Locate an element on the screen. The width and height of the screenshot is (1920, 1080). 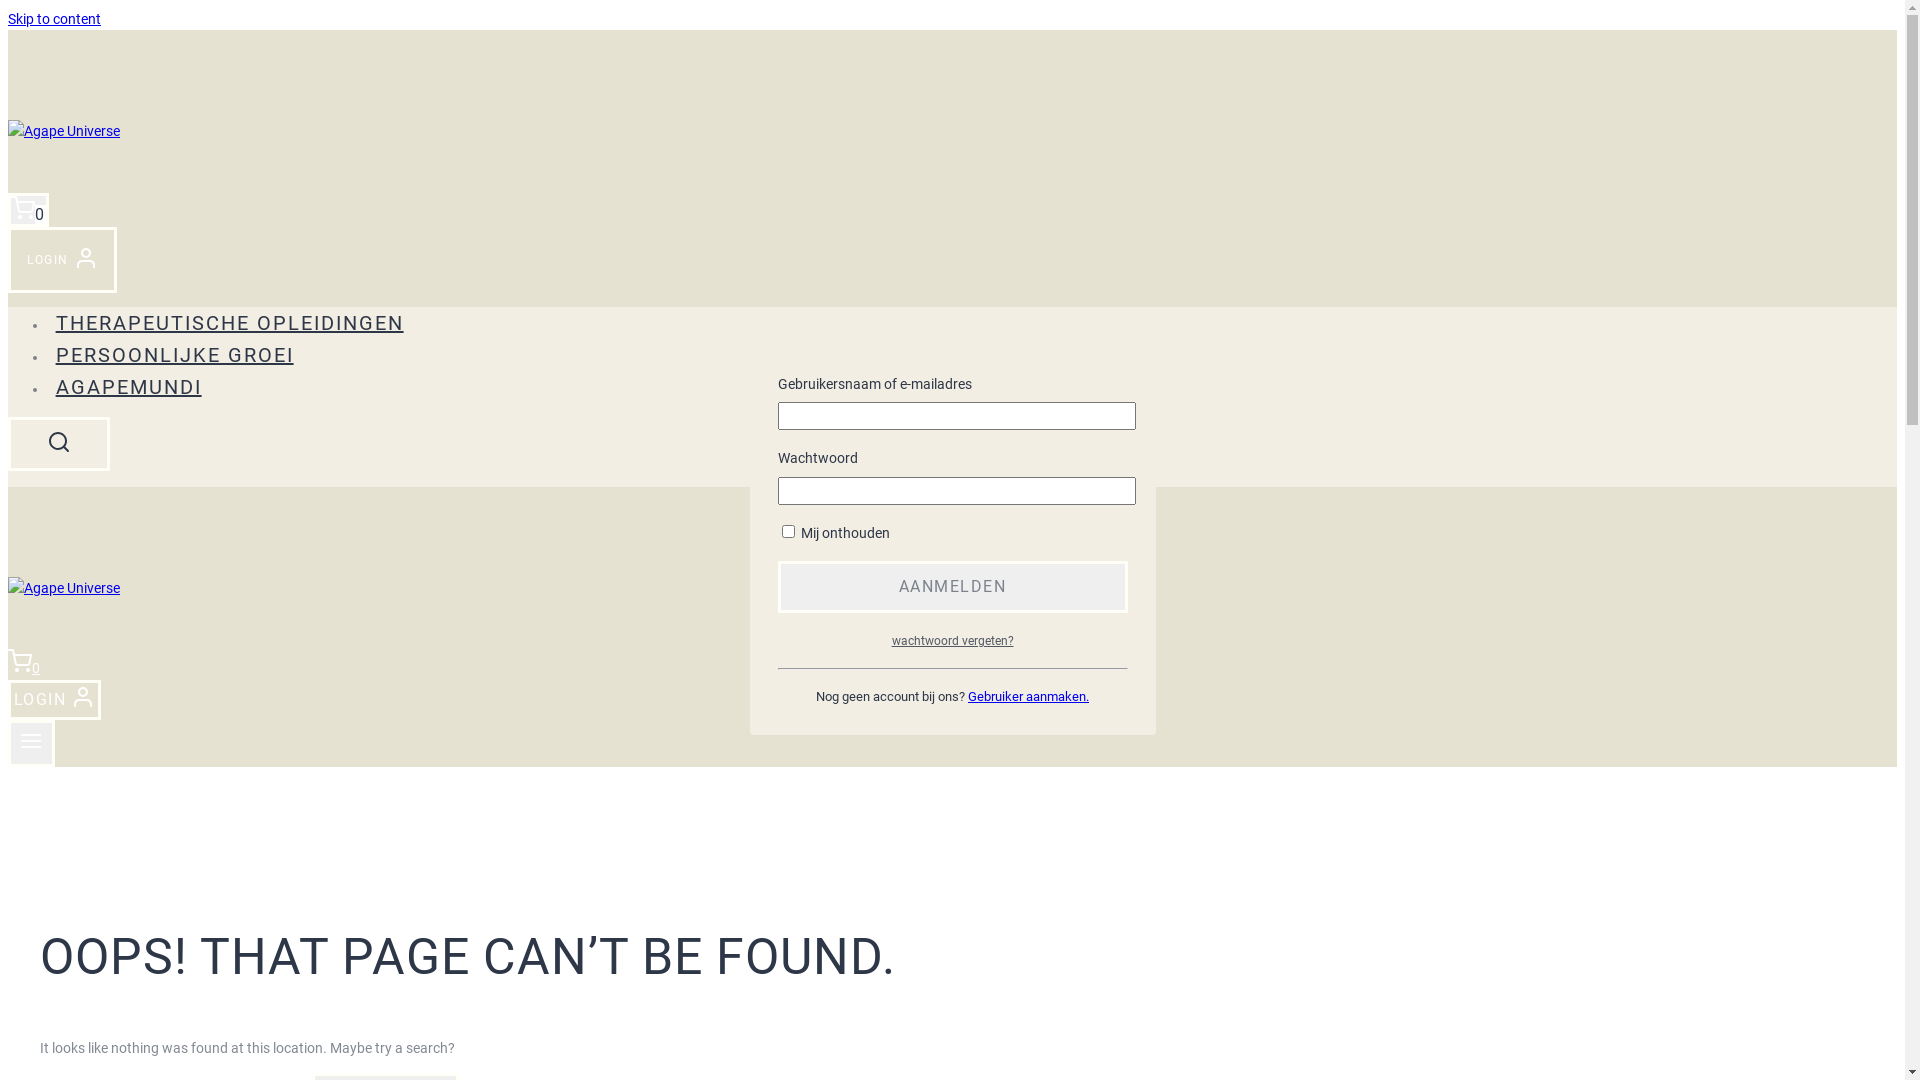
'AGAPEMUNDI' is located at coordinates (48, 386).